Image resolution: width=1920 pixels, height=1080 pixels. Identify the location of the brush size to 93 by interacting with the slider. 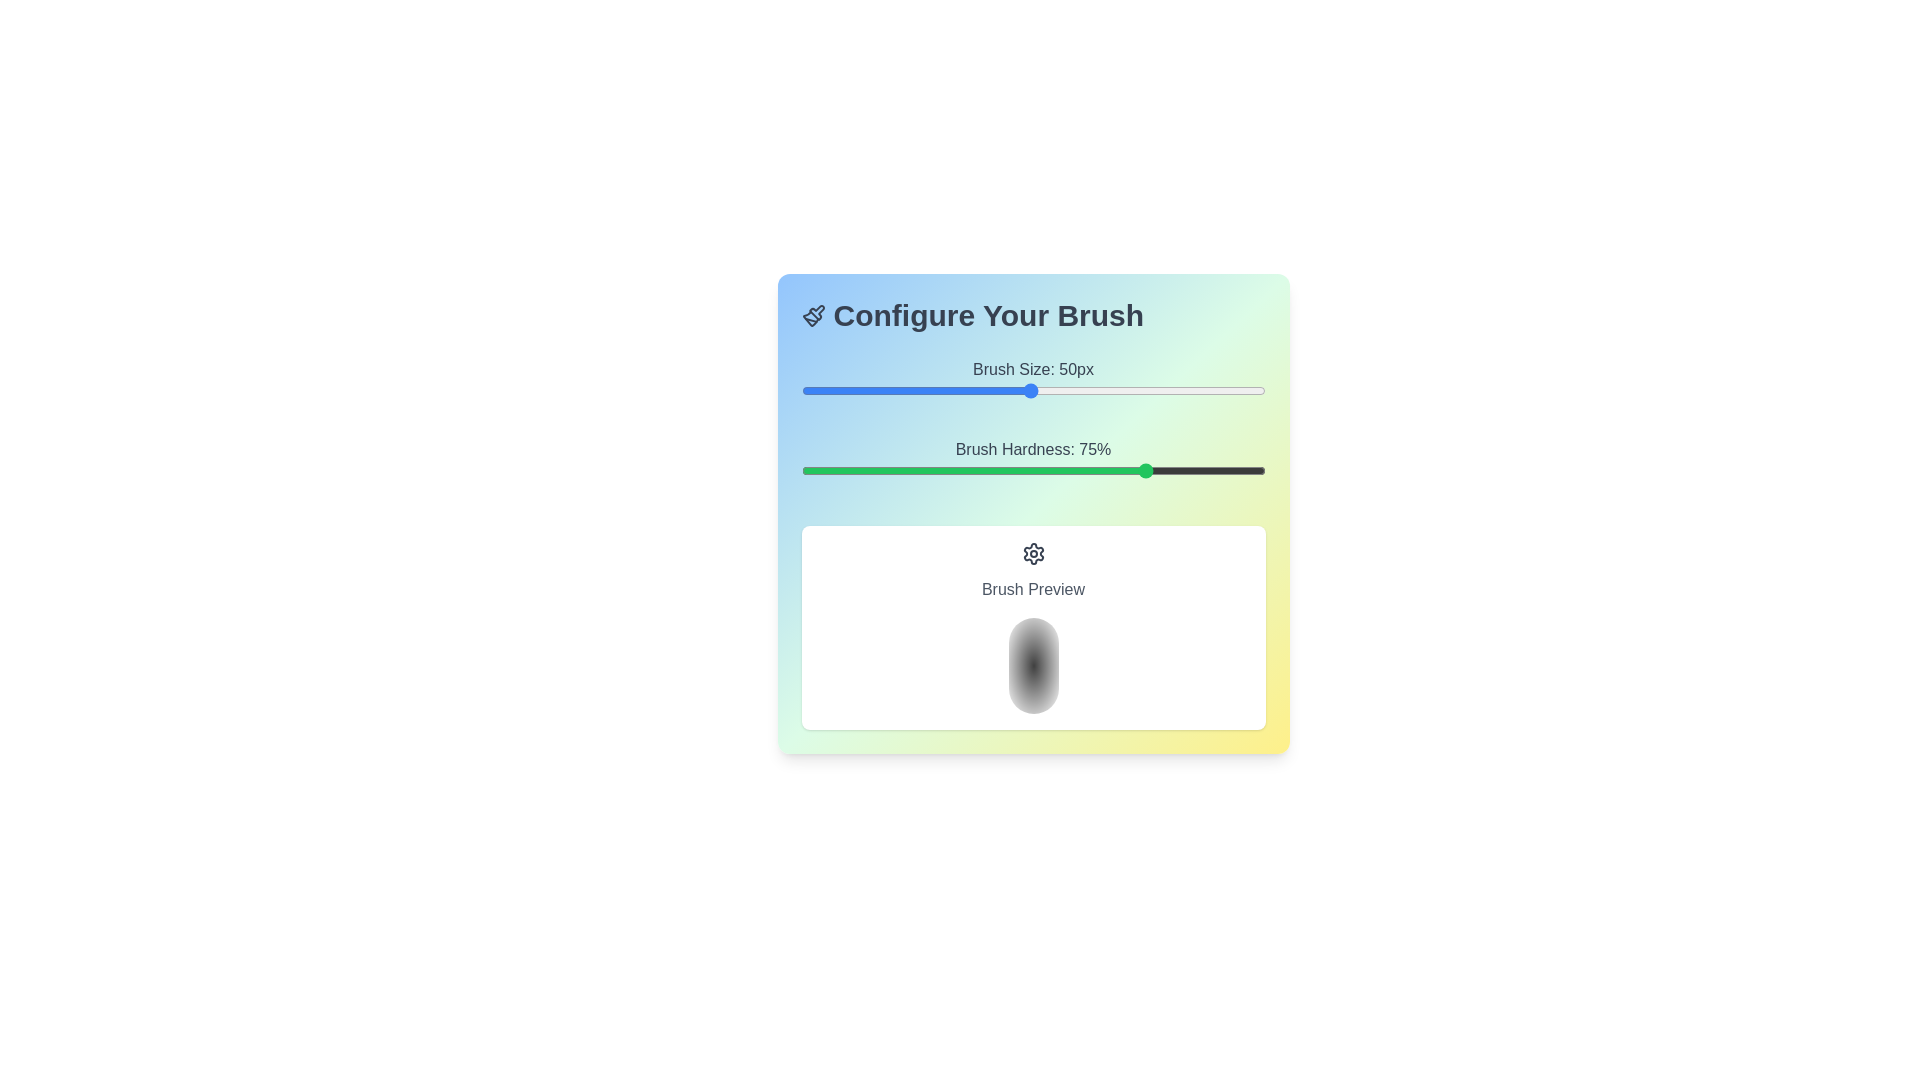
(1231, 390).